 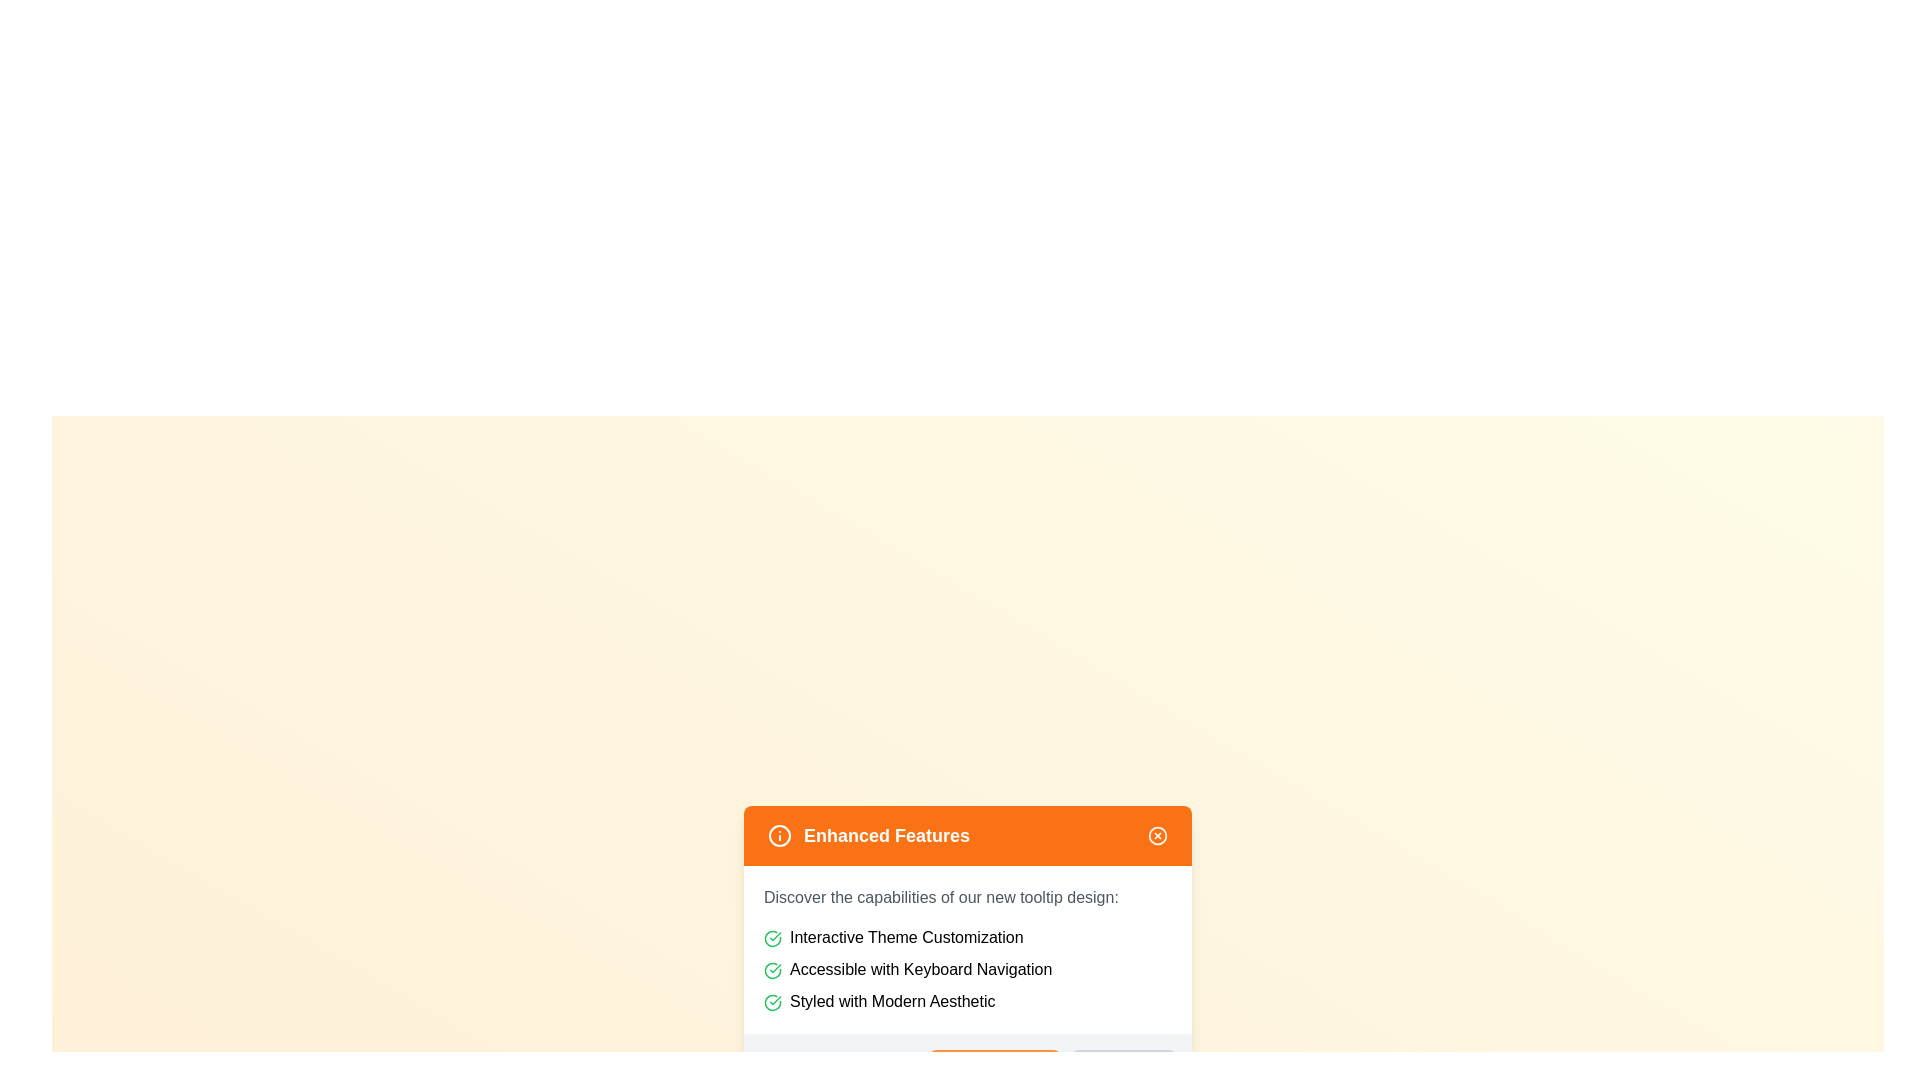 I want to click on the outer circle of the 'x' icon located at the top right corner of the orange header bar labeled 'Enhanced Features', so click(x=1157, y=836).